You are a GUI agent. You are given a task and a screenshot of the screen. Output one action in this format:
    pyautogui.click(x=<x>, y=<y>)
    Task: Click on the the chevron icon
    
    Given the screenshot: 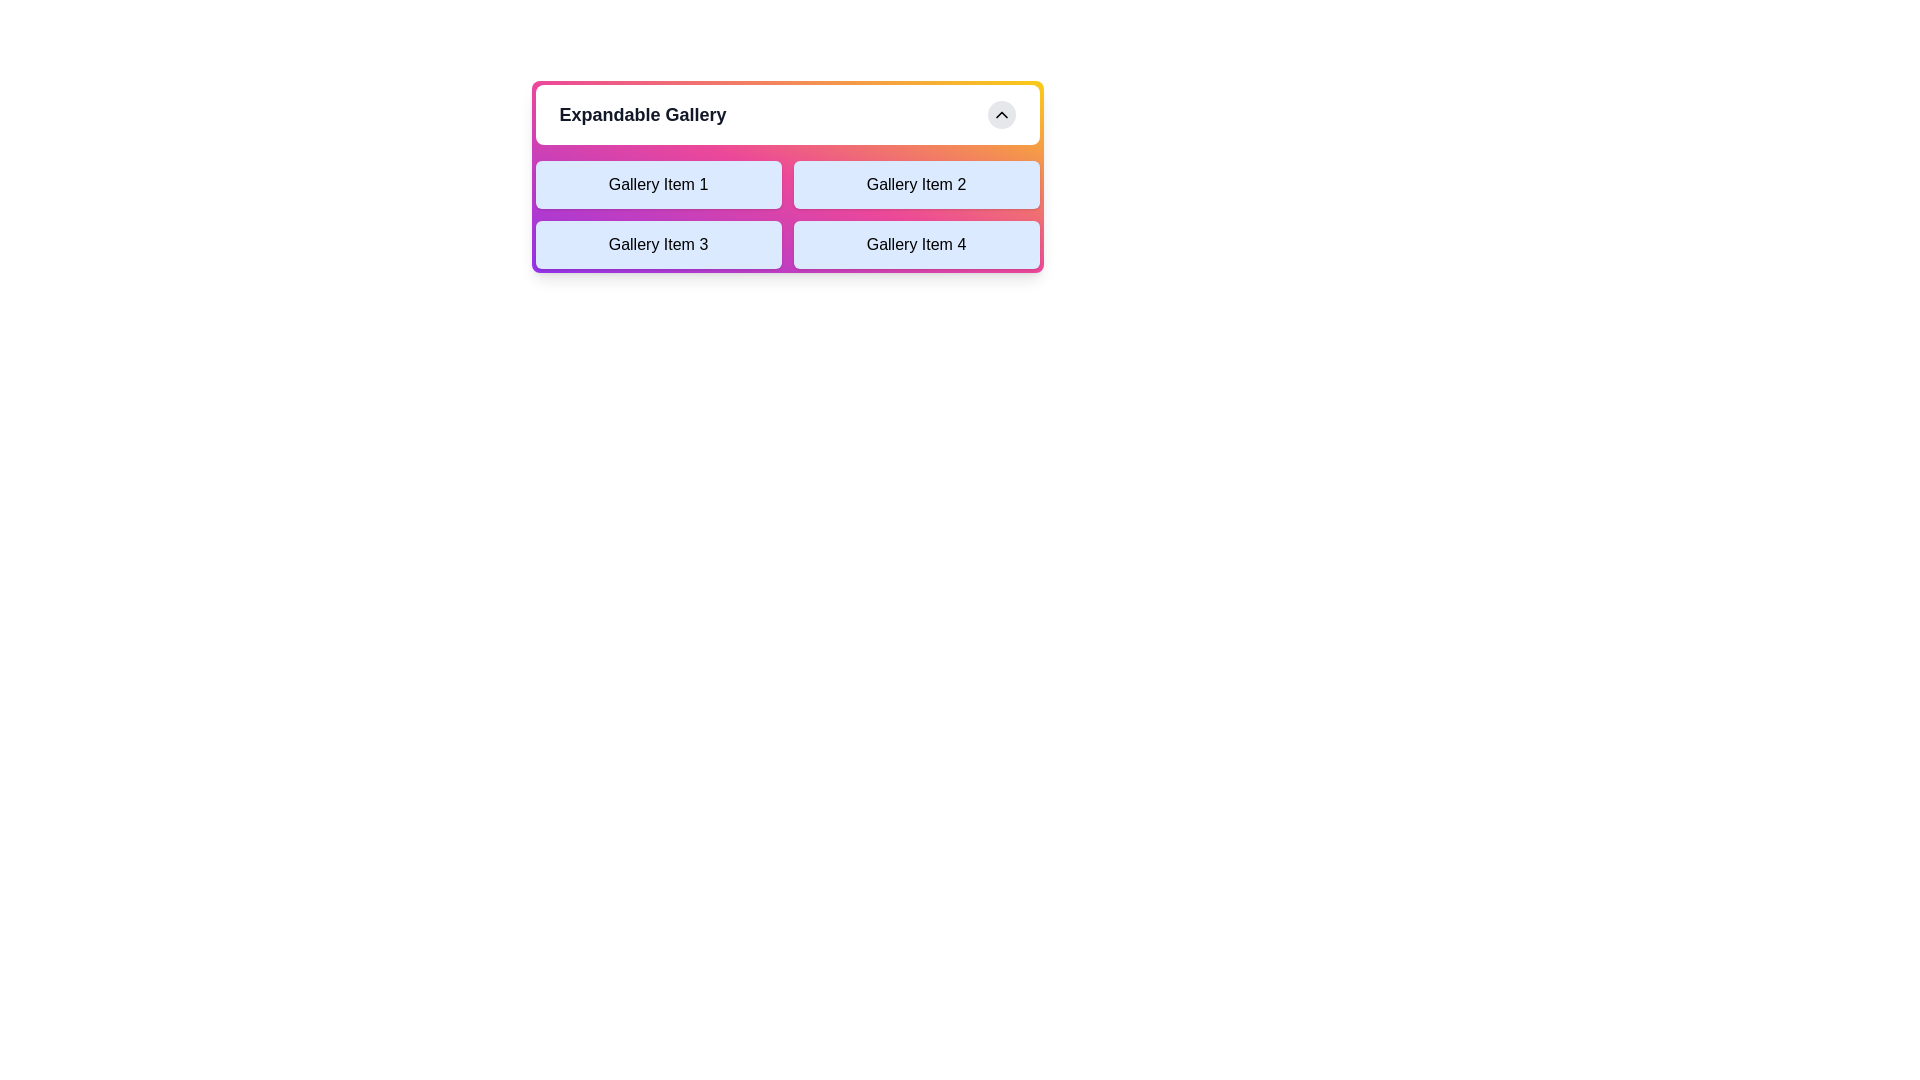 What is the action you would take?
    pyautogui.click(x=1001, y=115)
    